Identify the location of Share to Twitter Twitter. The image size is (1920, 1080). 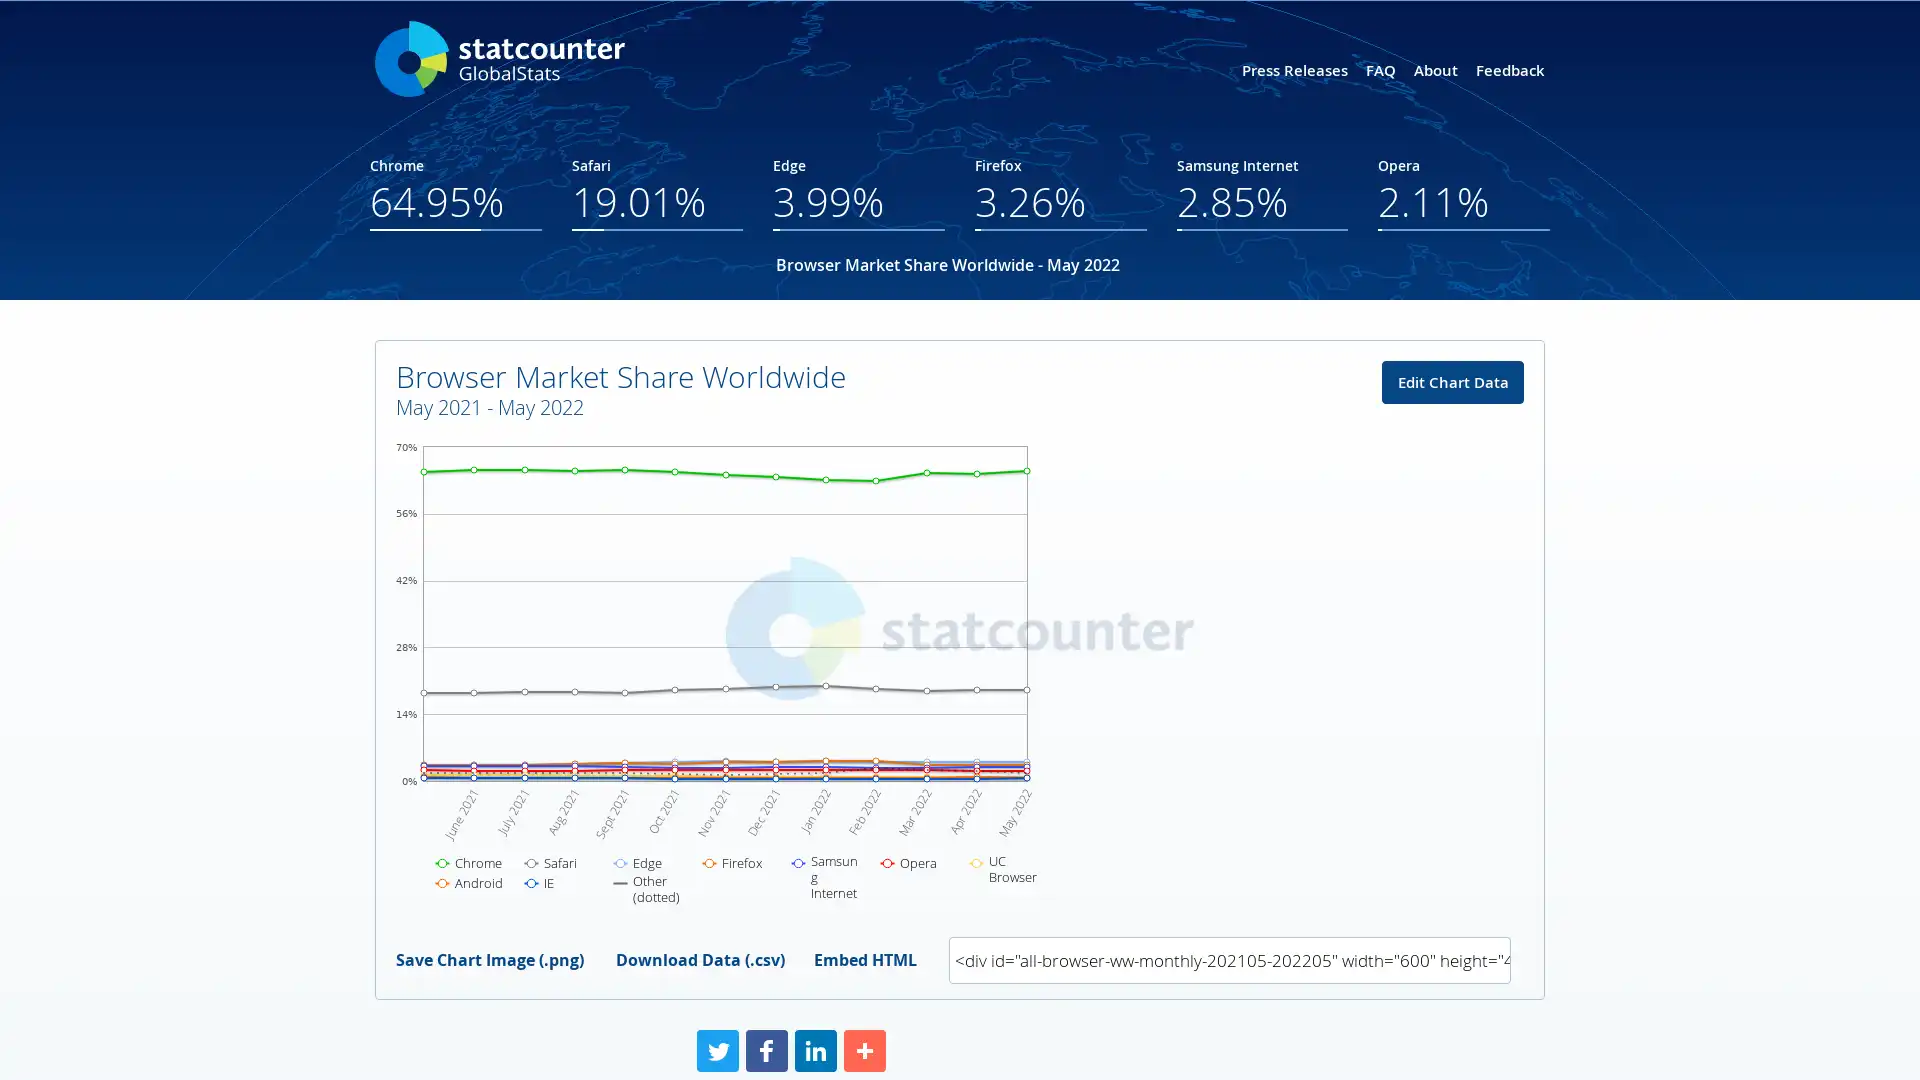
(745, 1049).